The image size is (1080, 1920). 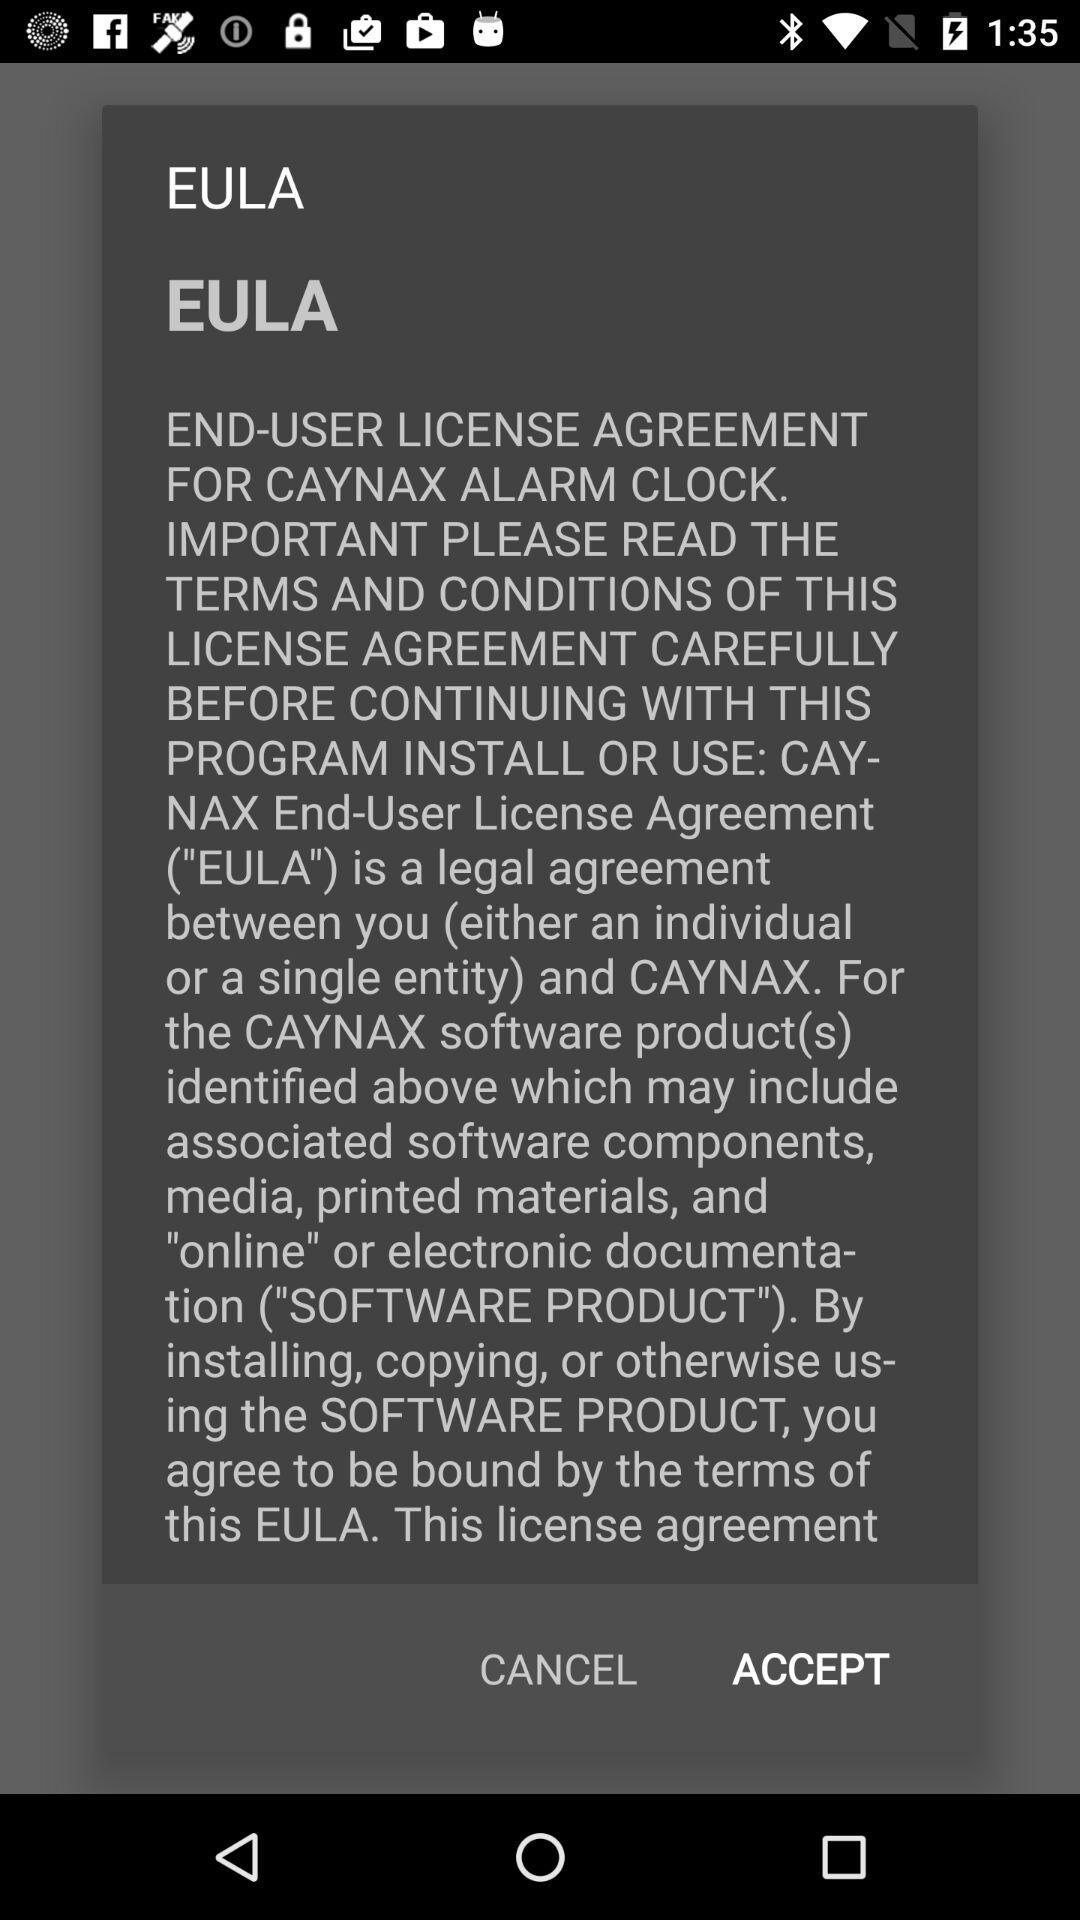 What do you see at coordinates (810, 1668) in the screenshot?
I see `the accept icon` at bounding box center [810, 1668].